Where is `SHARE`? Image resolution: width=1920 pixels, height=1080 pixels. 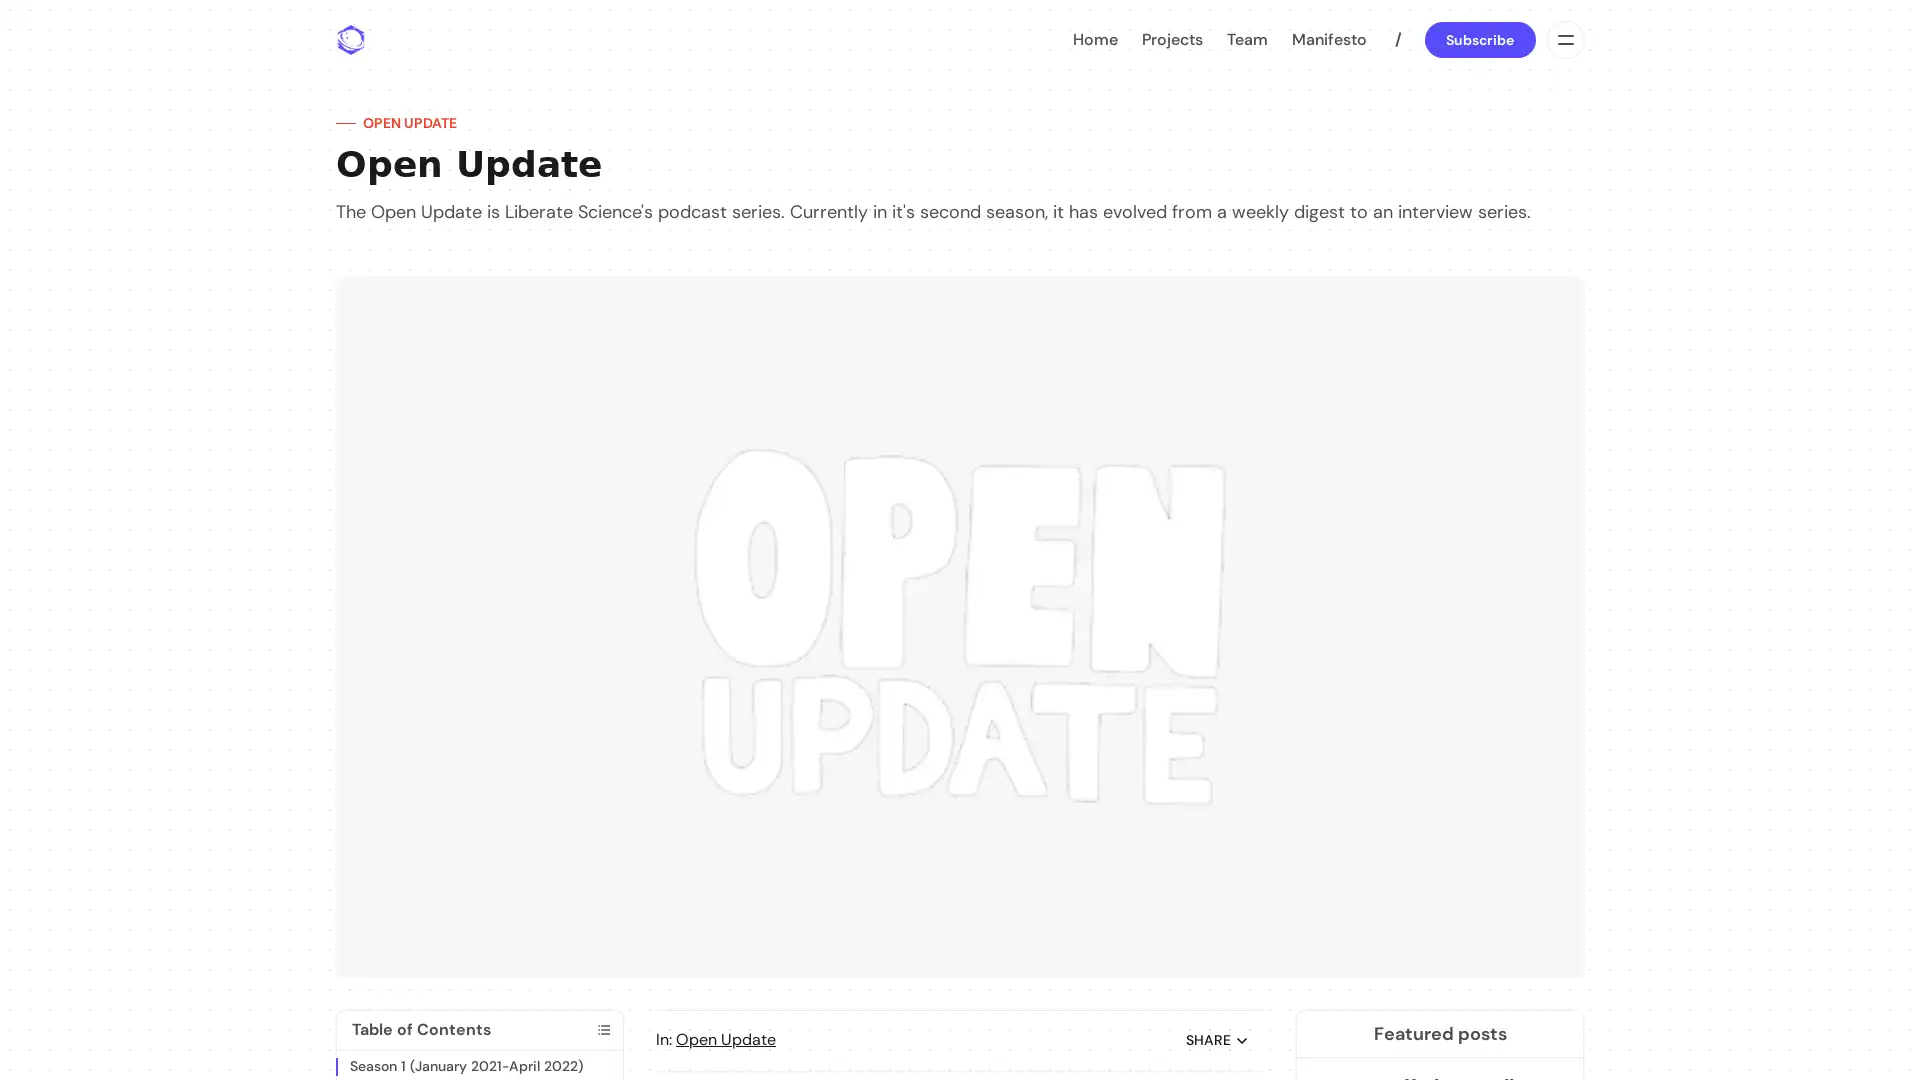 SHARE is located at coordinates (1217, 1039).